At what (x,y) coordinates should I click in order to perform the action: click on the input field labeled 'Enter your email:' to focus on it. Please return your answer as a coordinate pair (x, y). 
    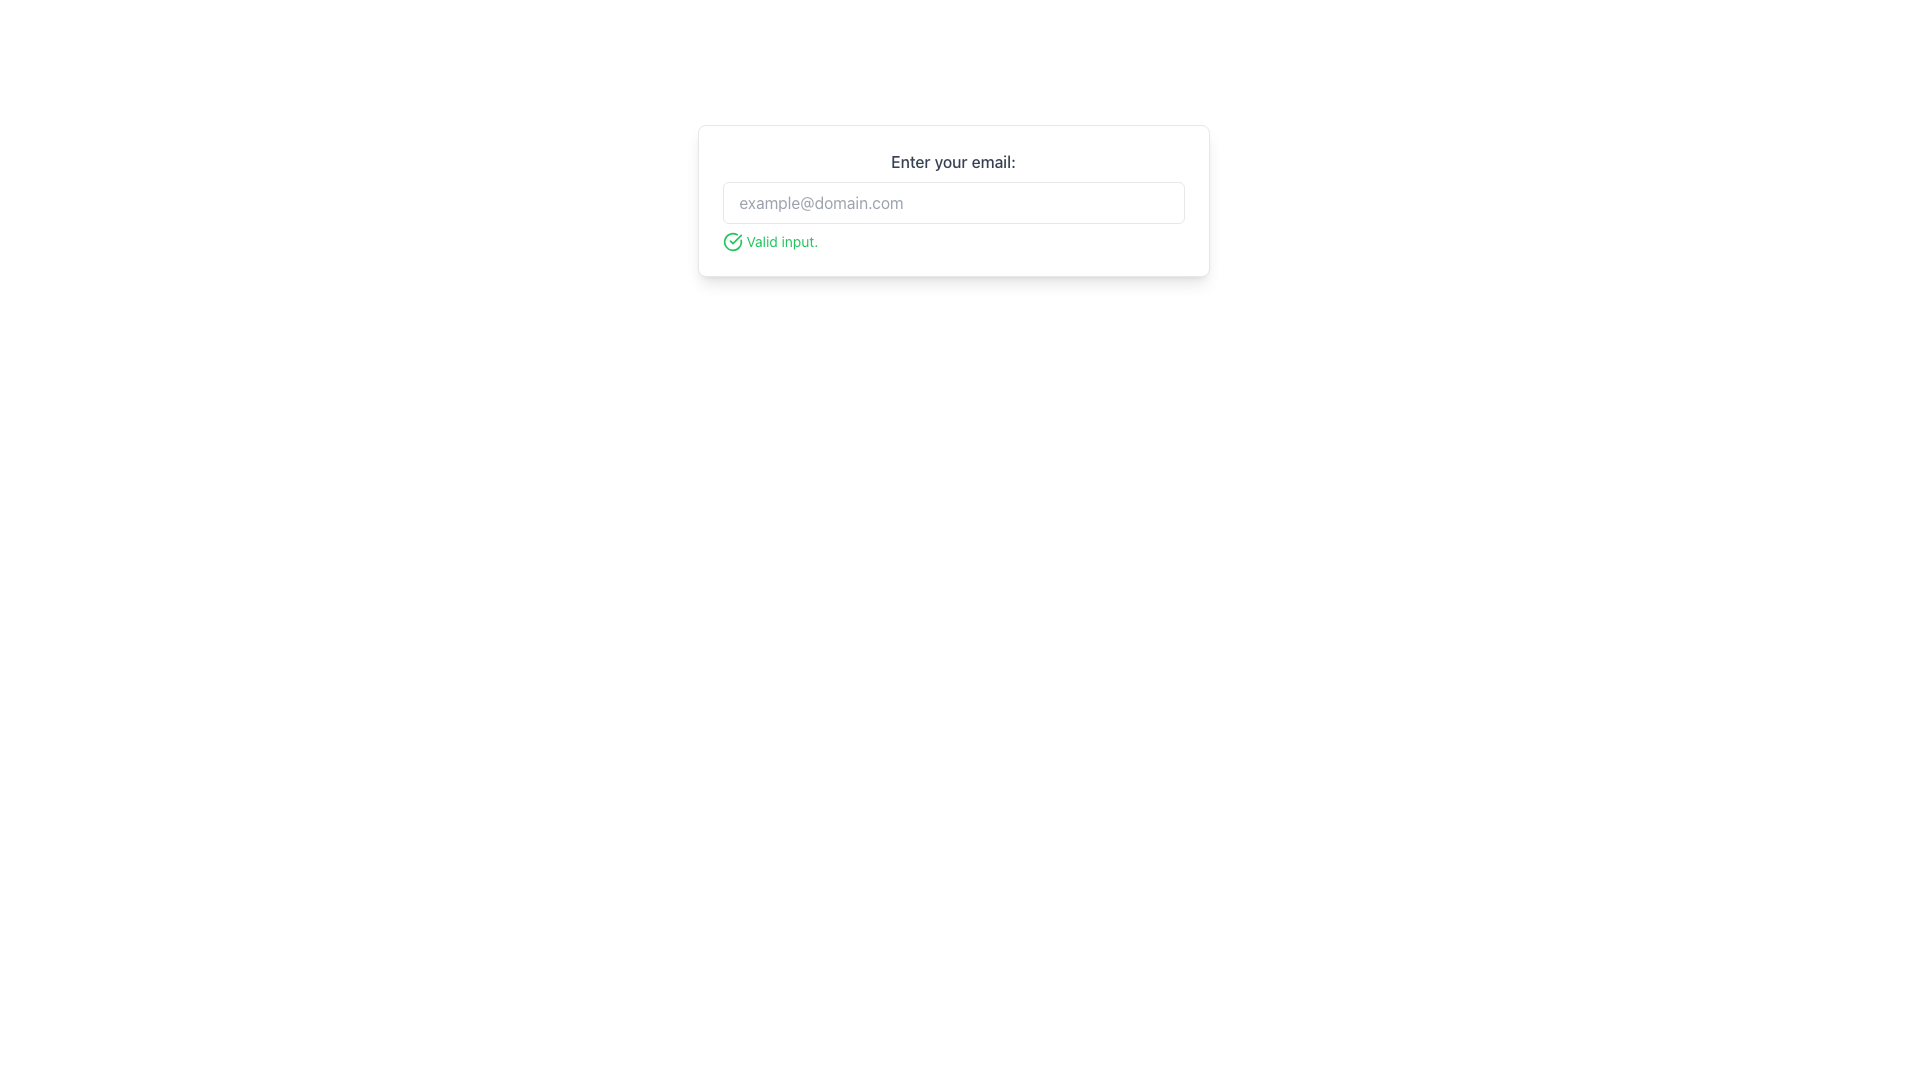
    Looking at the image, I should click on (952, 200).